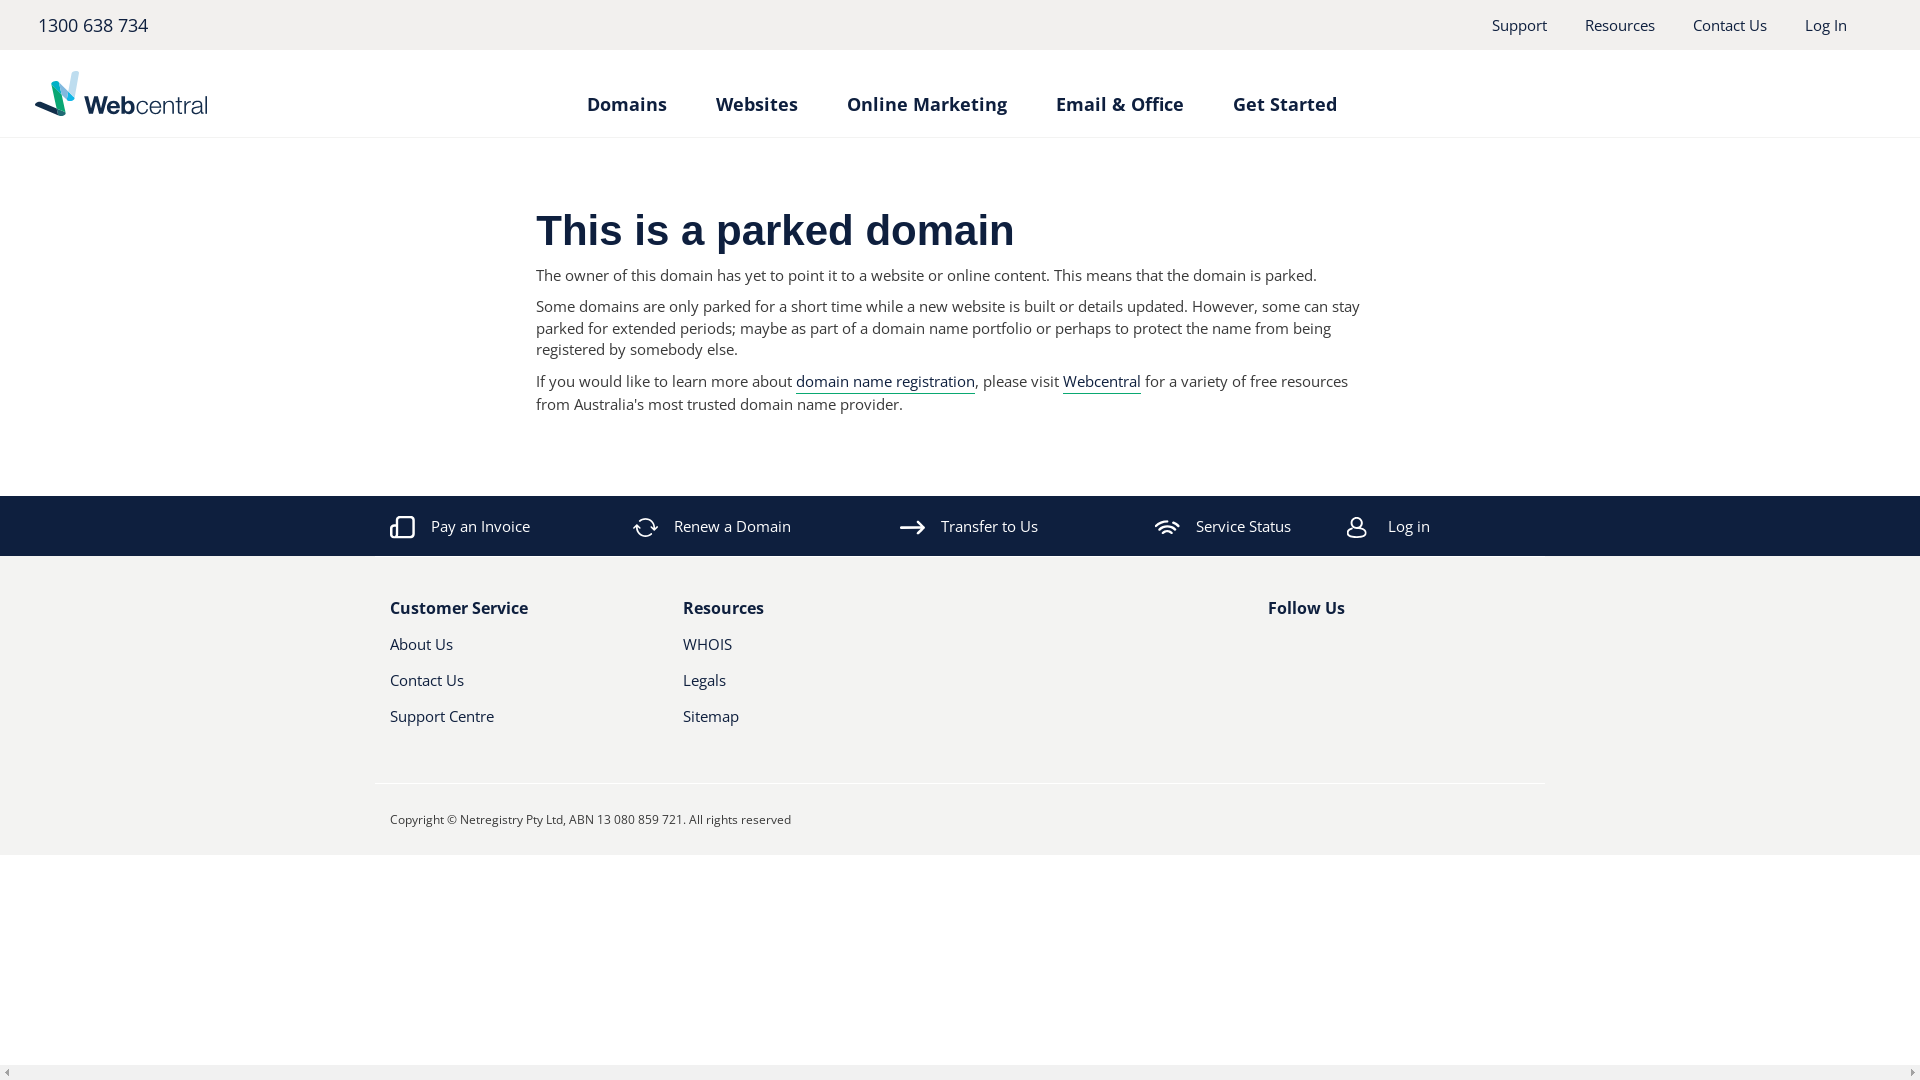 The image size is (1920, 1080). Describe the element at coordinates (90, 24) in the screenshot. I see `'1300 638 734'` at that location.